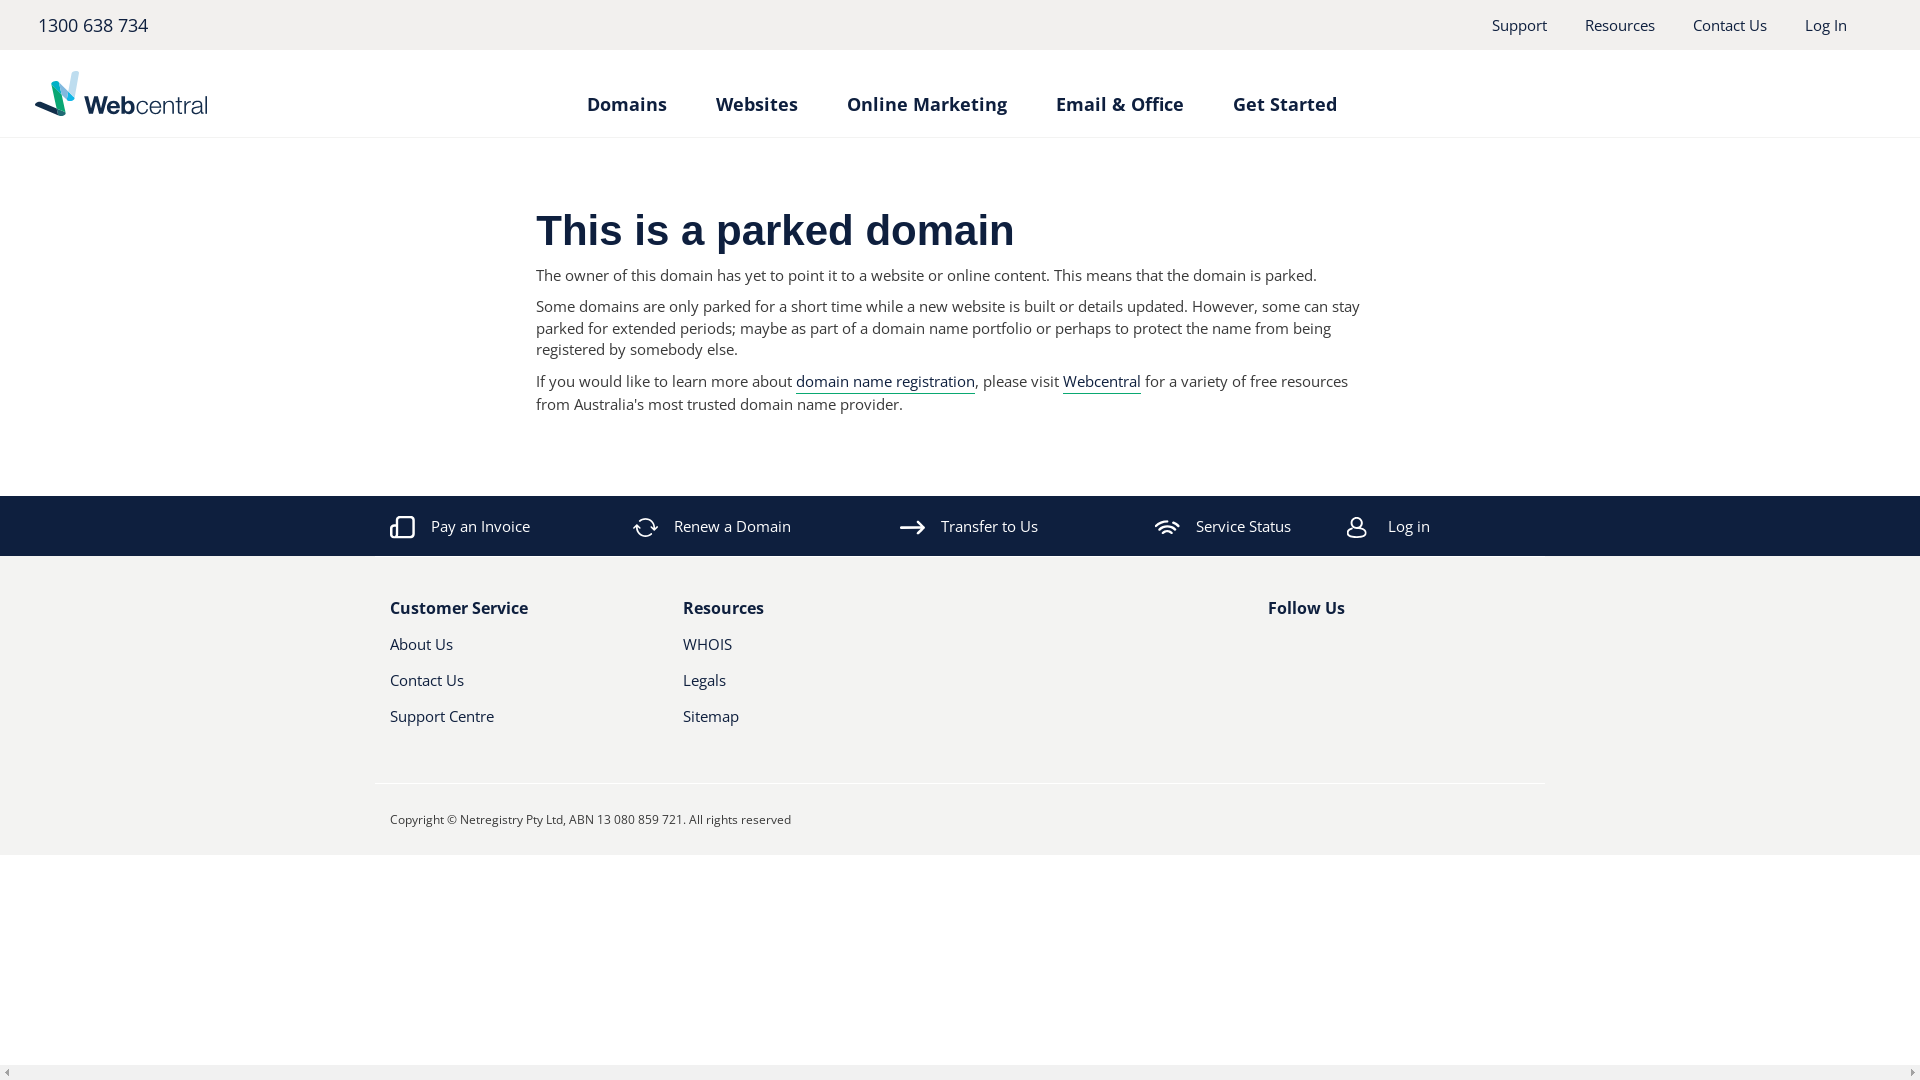 The image size is (1920, 1080). Describe the element at coordinates (90, 24) in the screenshot. I see `'1300 638 734'` at that location.